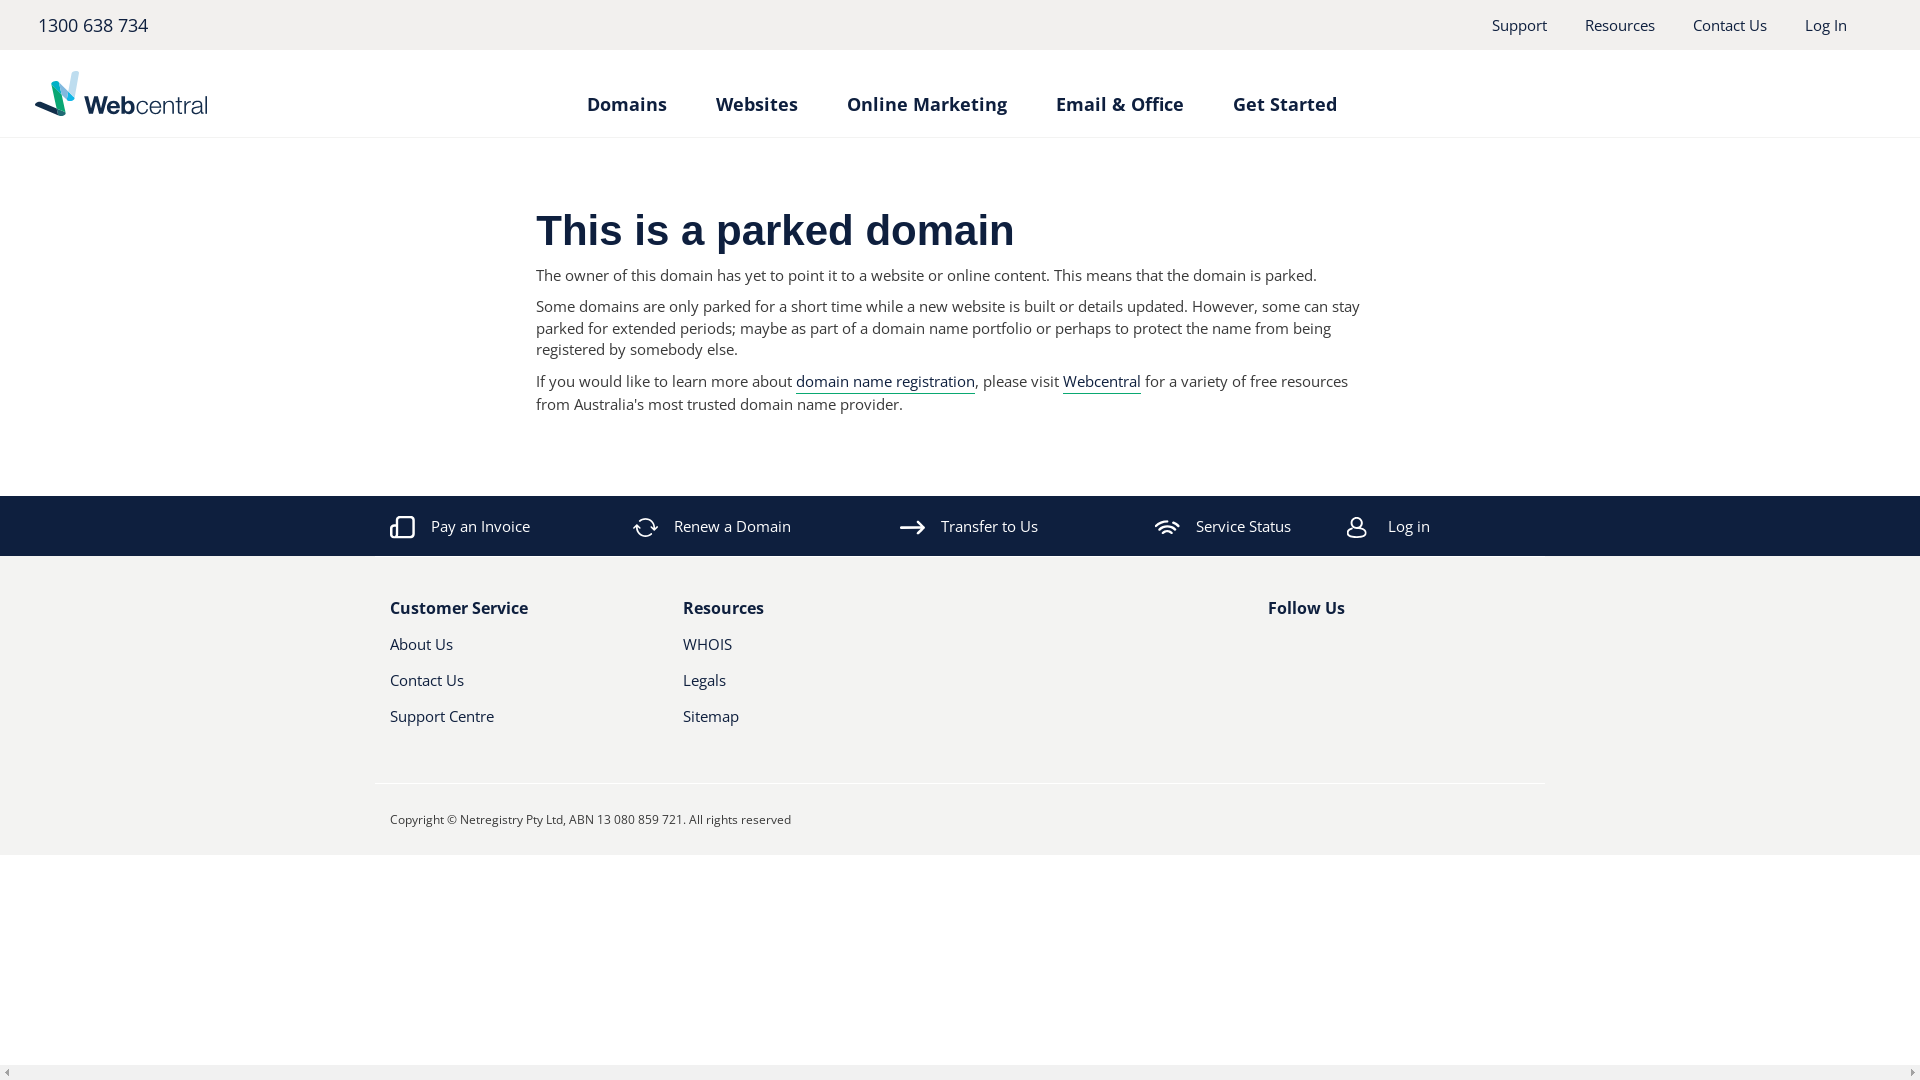 The image size is (1920, 1080). Describe the element at coordinates (90, 24) in the screenshot. I see `'1300 638 734'` at that location.